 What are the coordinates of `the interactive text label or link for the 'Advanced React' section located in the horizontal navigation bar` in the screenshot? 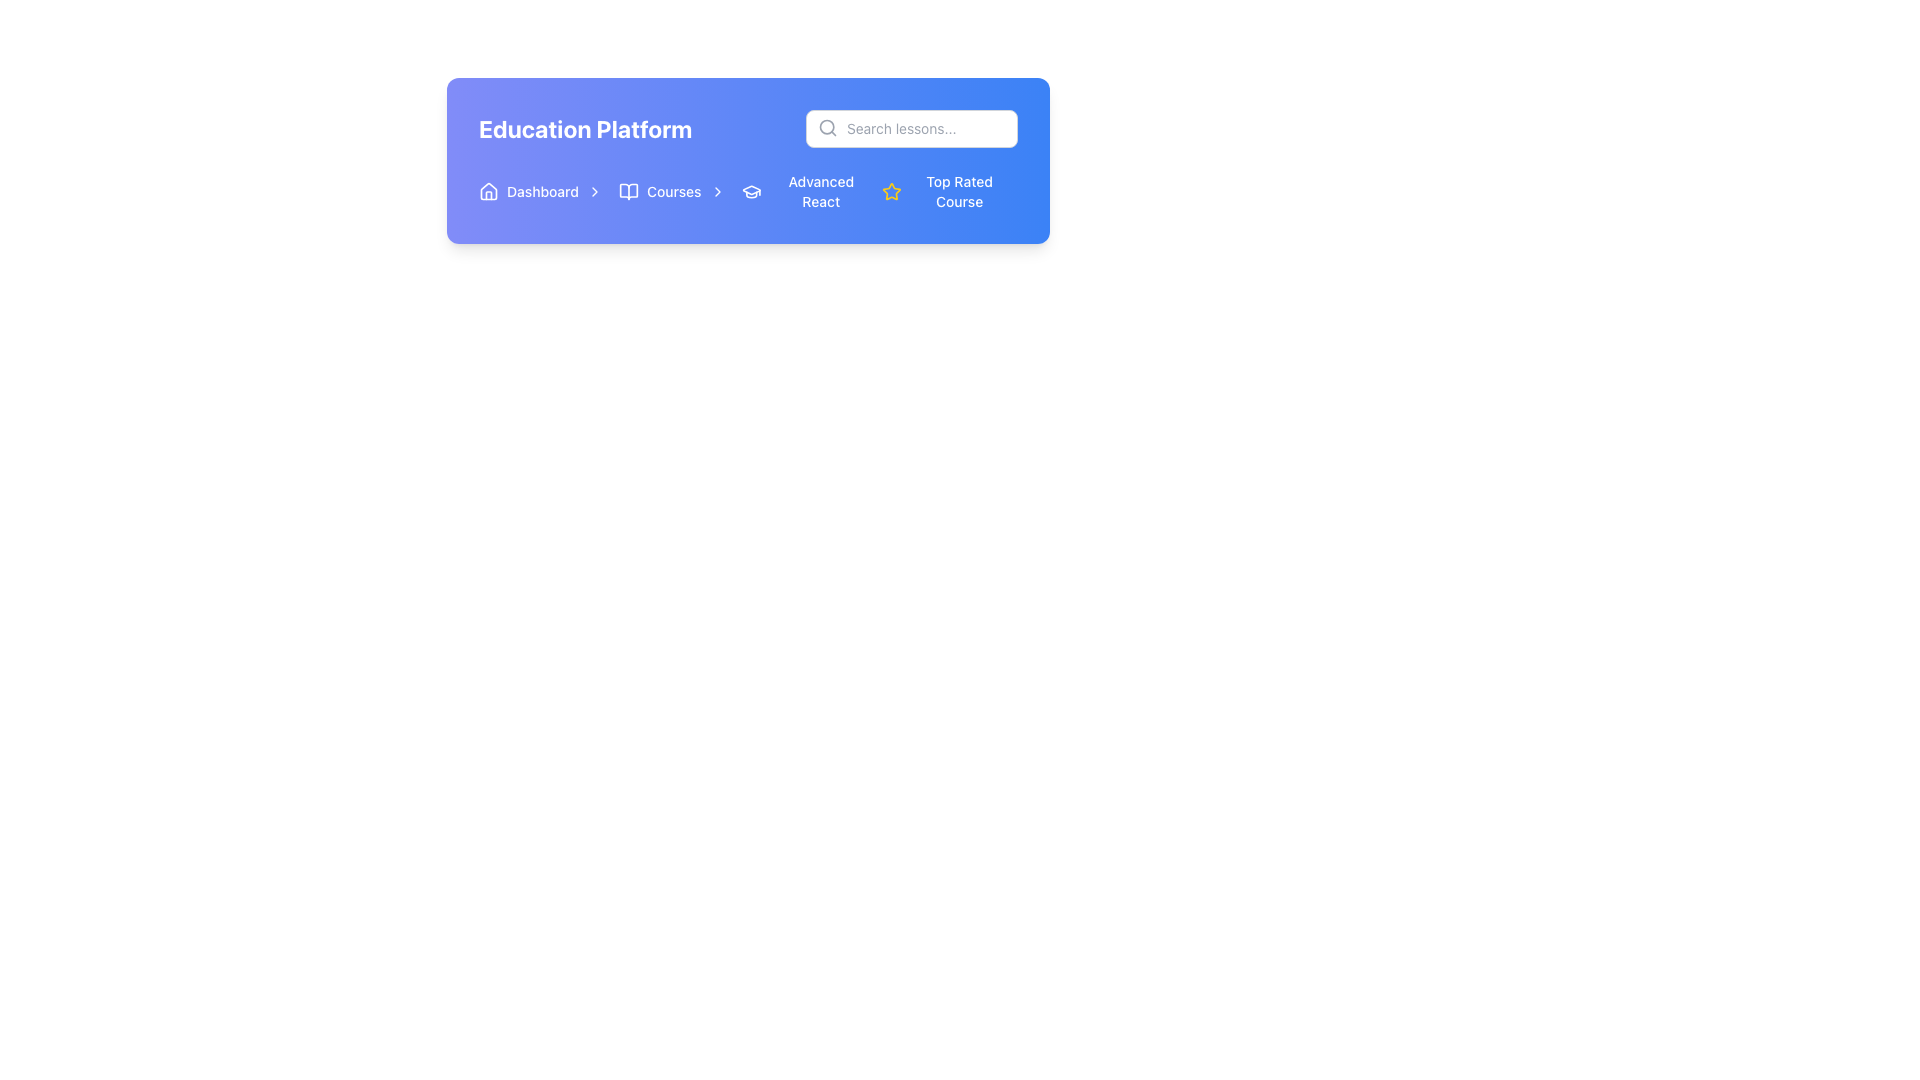 It's located at (821, 192).